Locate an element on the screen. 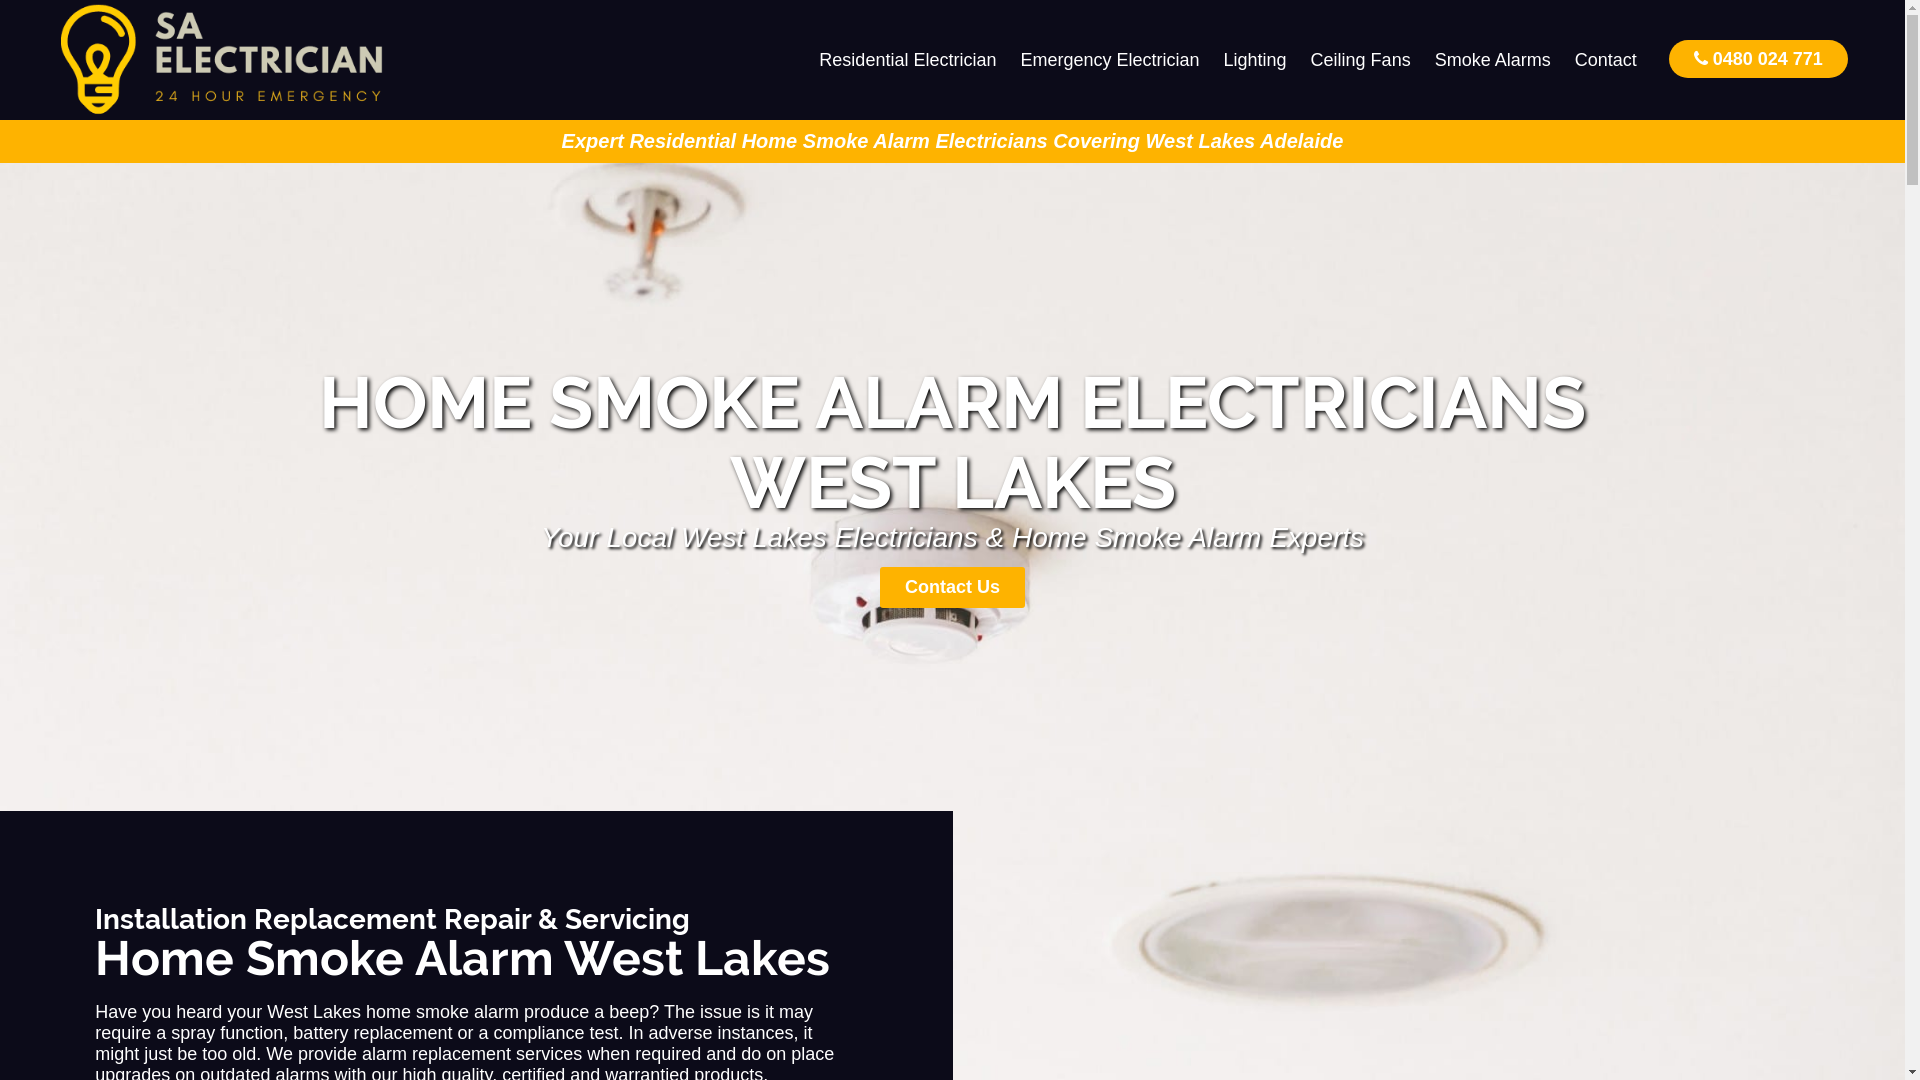  'Smoke Alarms' is located at coordinates (1492, 59).